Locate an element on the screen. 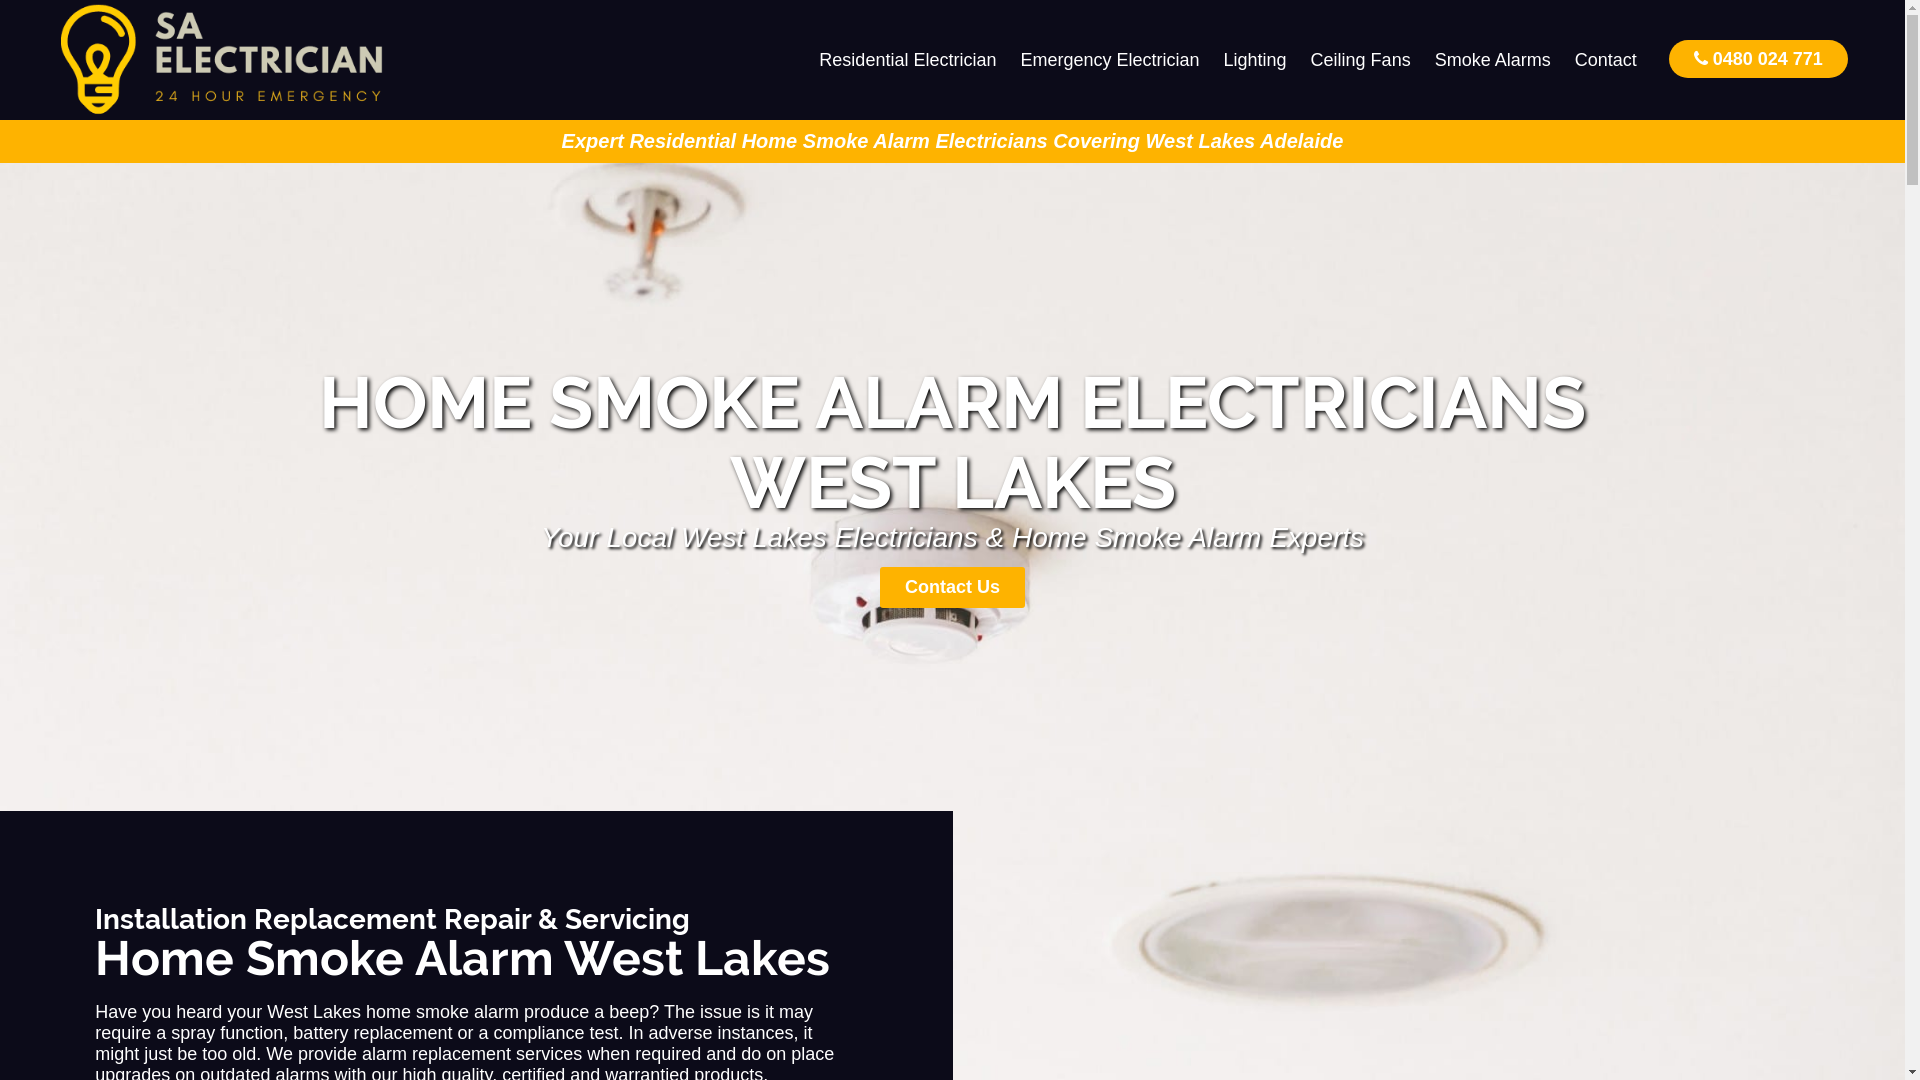  'Smoke Alarms' is located at coordinates (1492, 59).